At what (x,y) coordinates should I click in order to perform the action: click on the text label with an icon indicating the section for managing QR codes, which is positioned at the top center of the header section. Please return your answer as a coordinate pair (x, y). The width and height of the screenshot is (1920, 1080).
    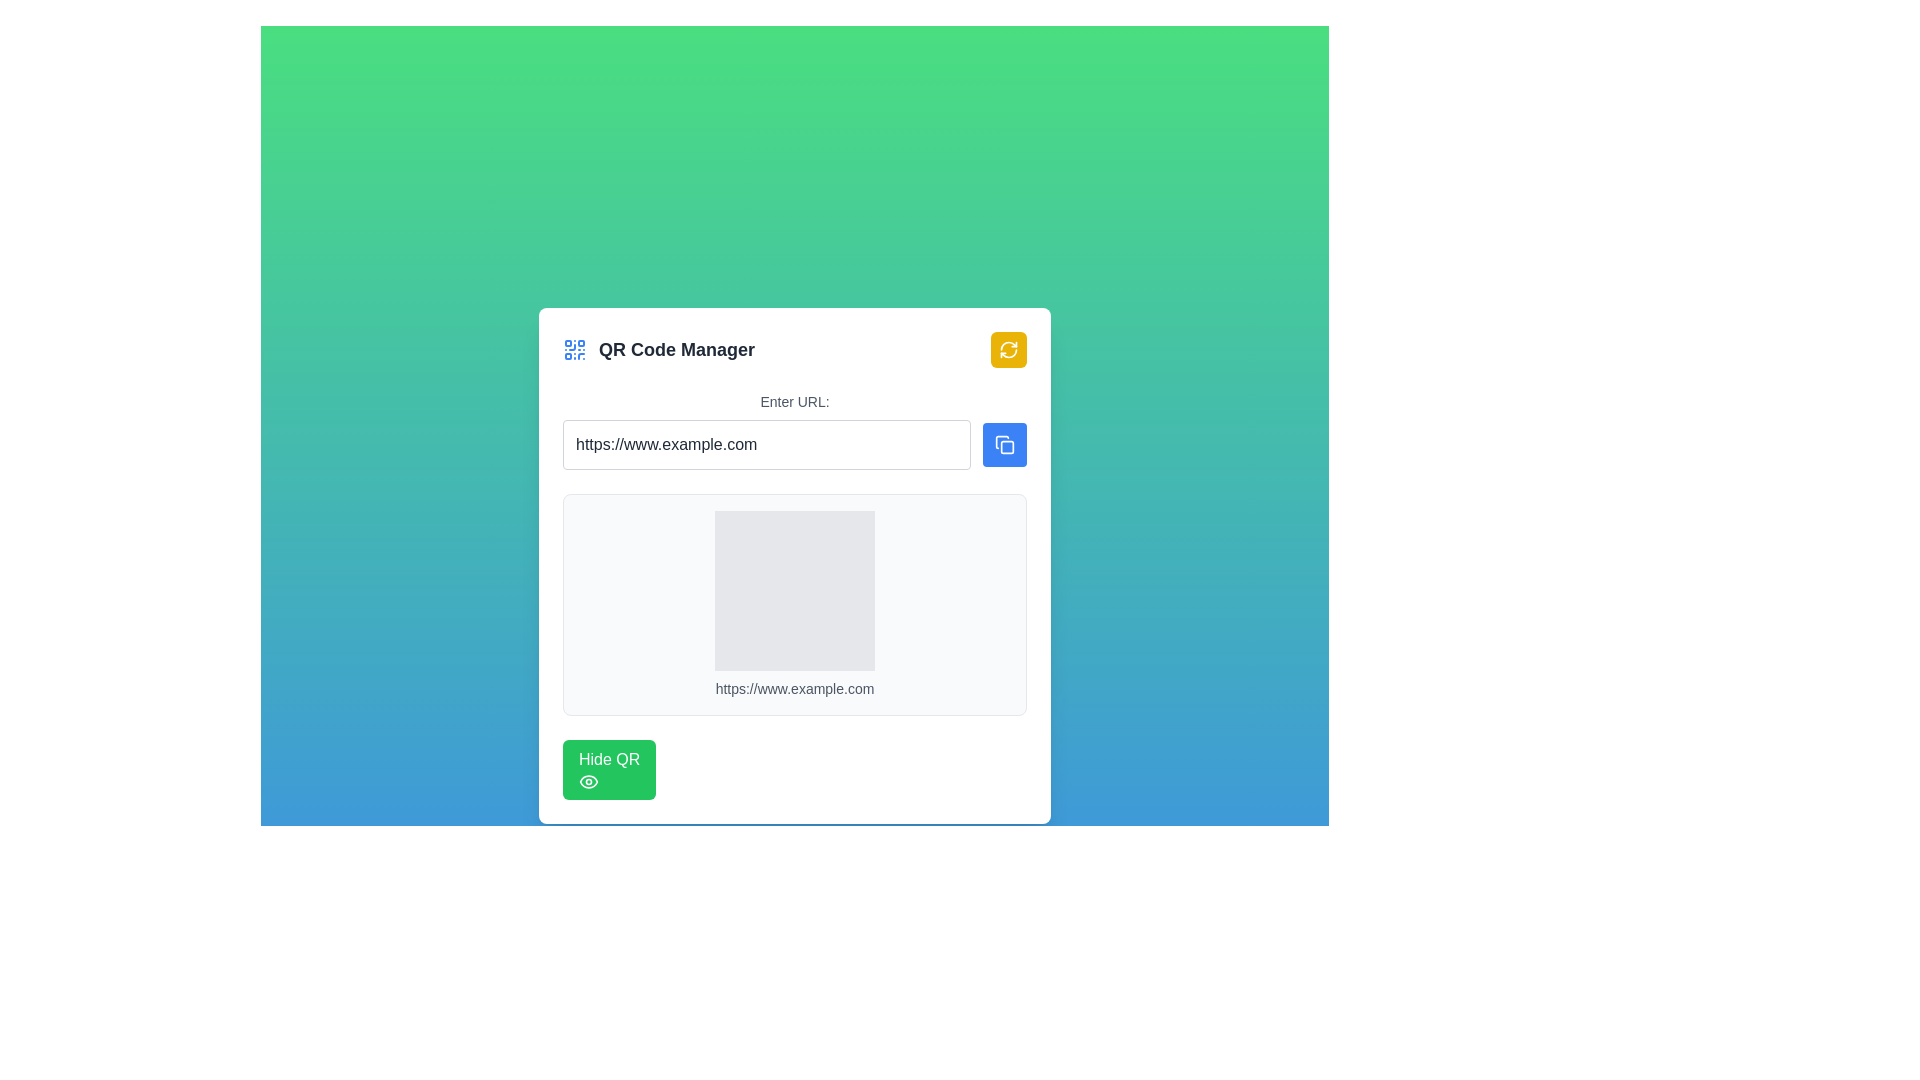
    Looking at the image, I should click on (658, 349).